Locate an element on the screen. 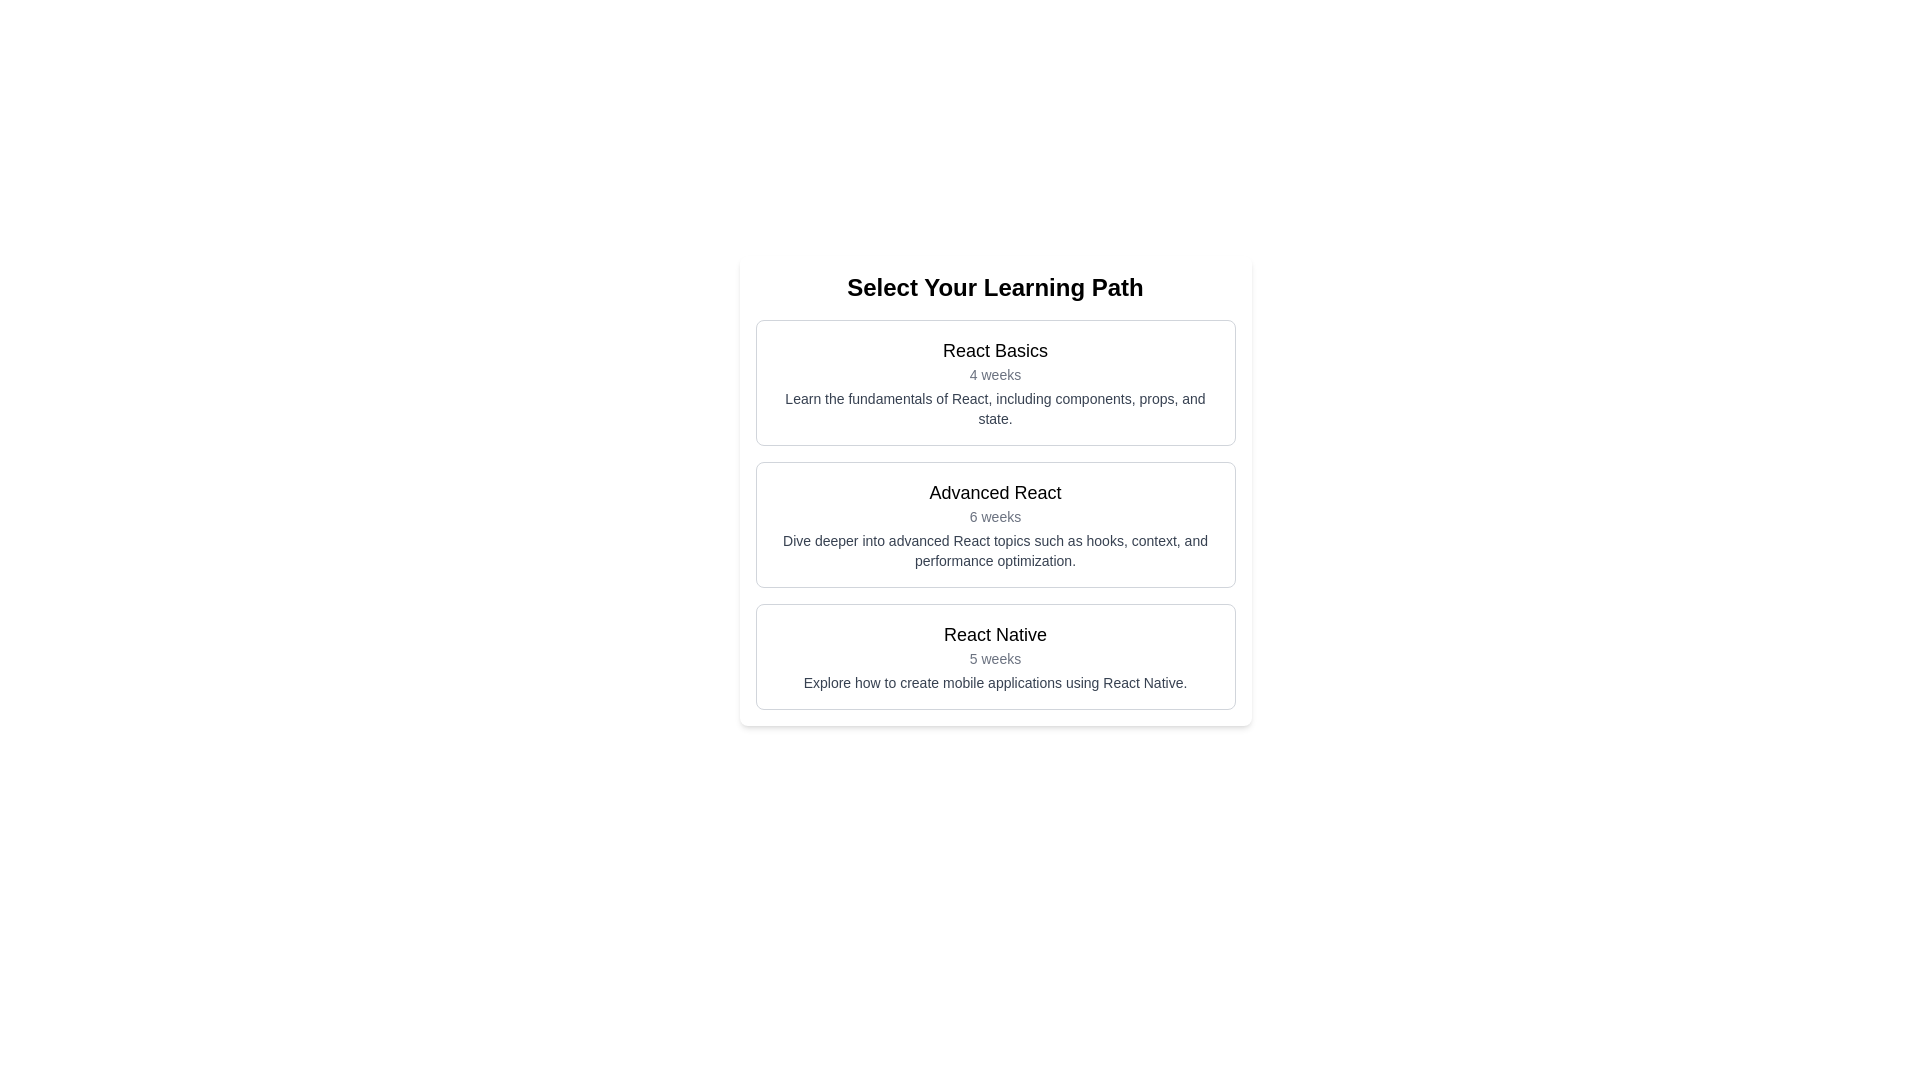  content displayed in the text label that provides information about the duration of the 'Advanced React' course, located below the heading 'Advanced React' within a card layout is located at coordinates (995, 515).